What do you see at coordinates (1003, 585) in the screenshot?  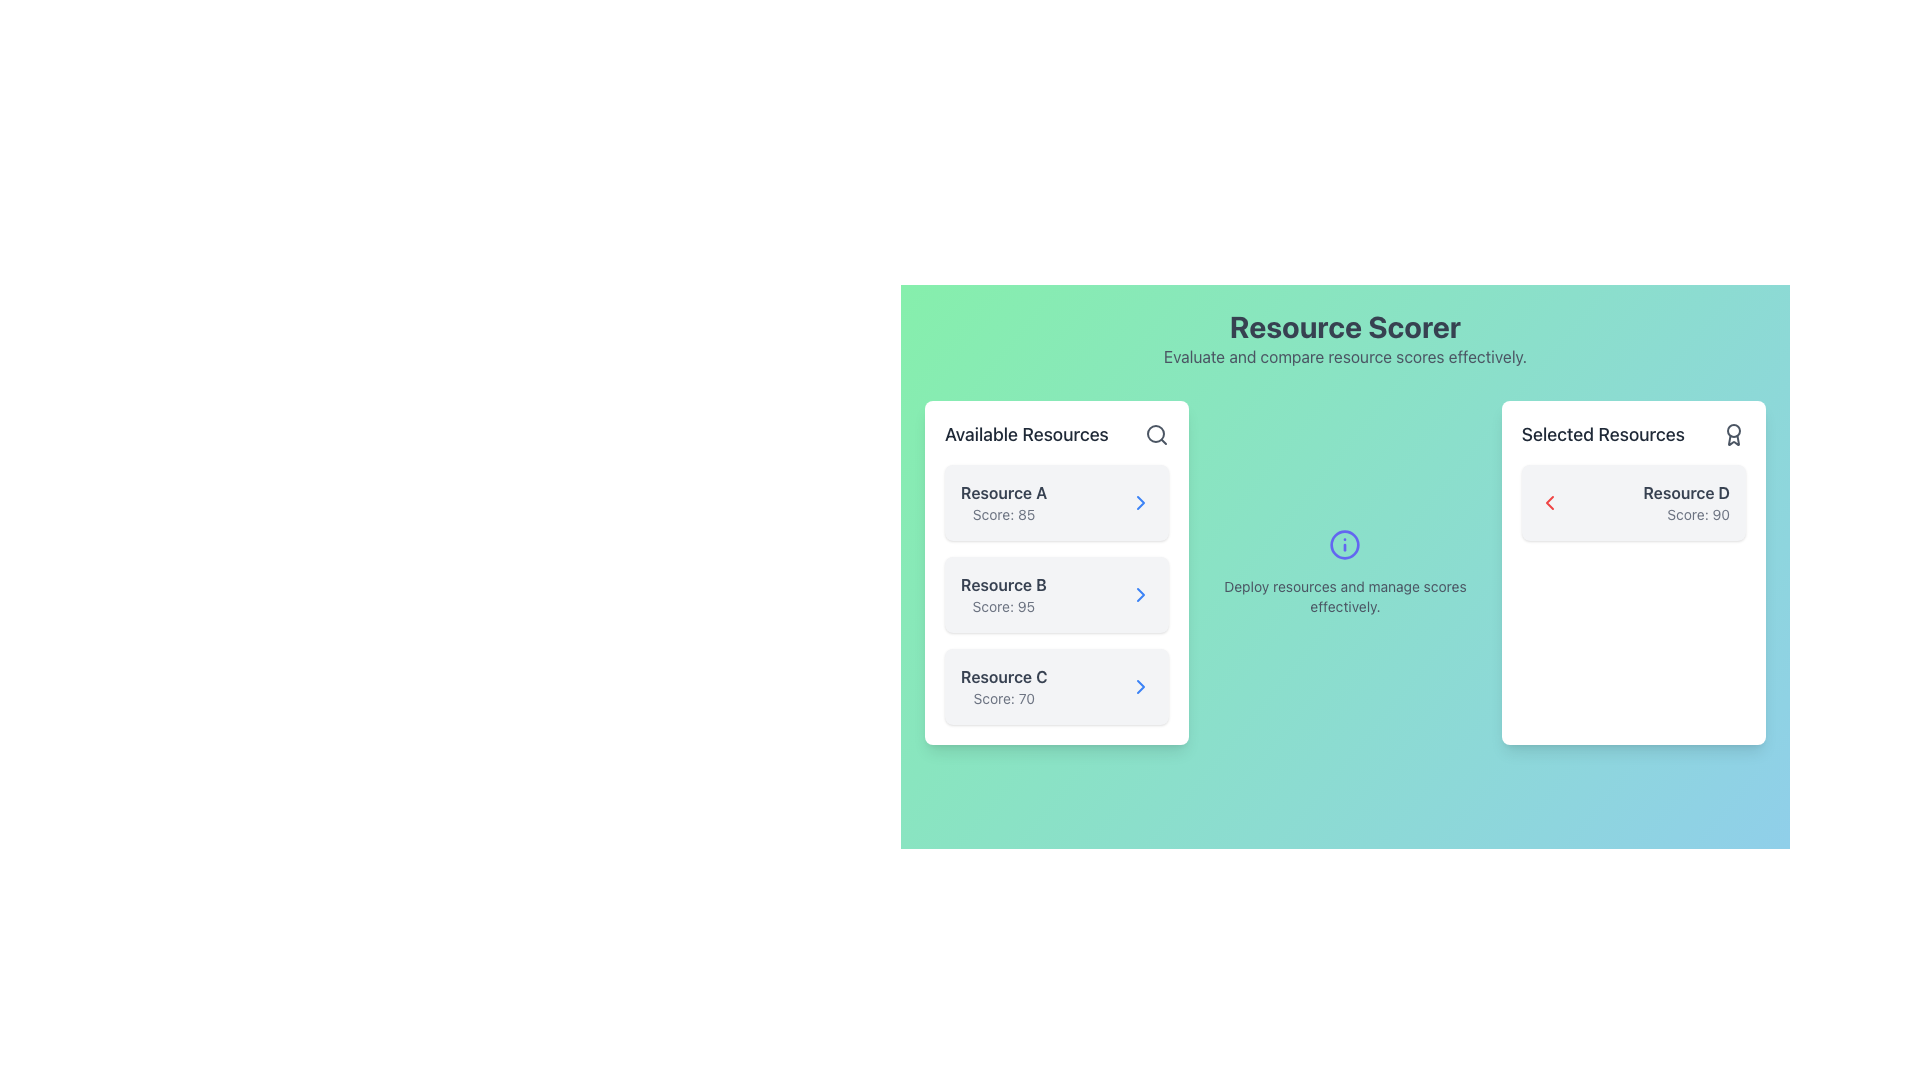 I see `the text label displaying 'Resource B'` at bounding box center [1003, 585].